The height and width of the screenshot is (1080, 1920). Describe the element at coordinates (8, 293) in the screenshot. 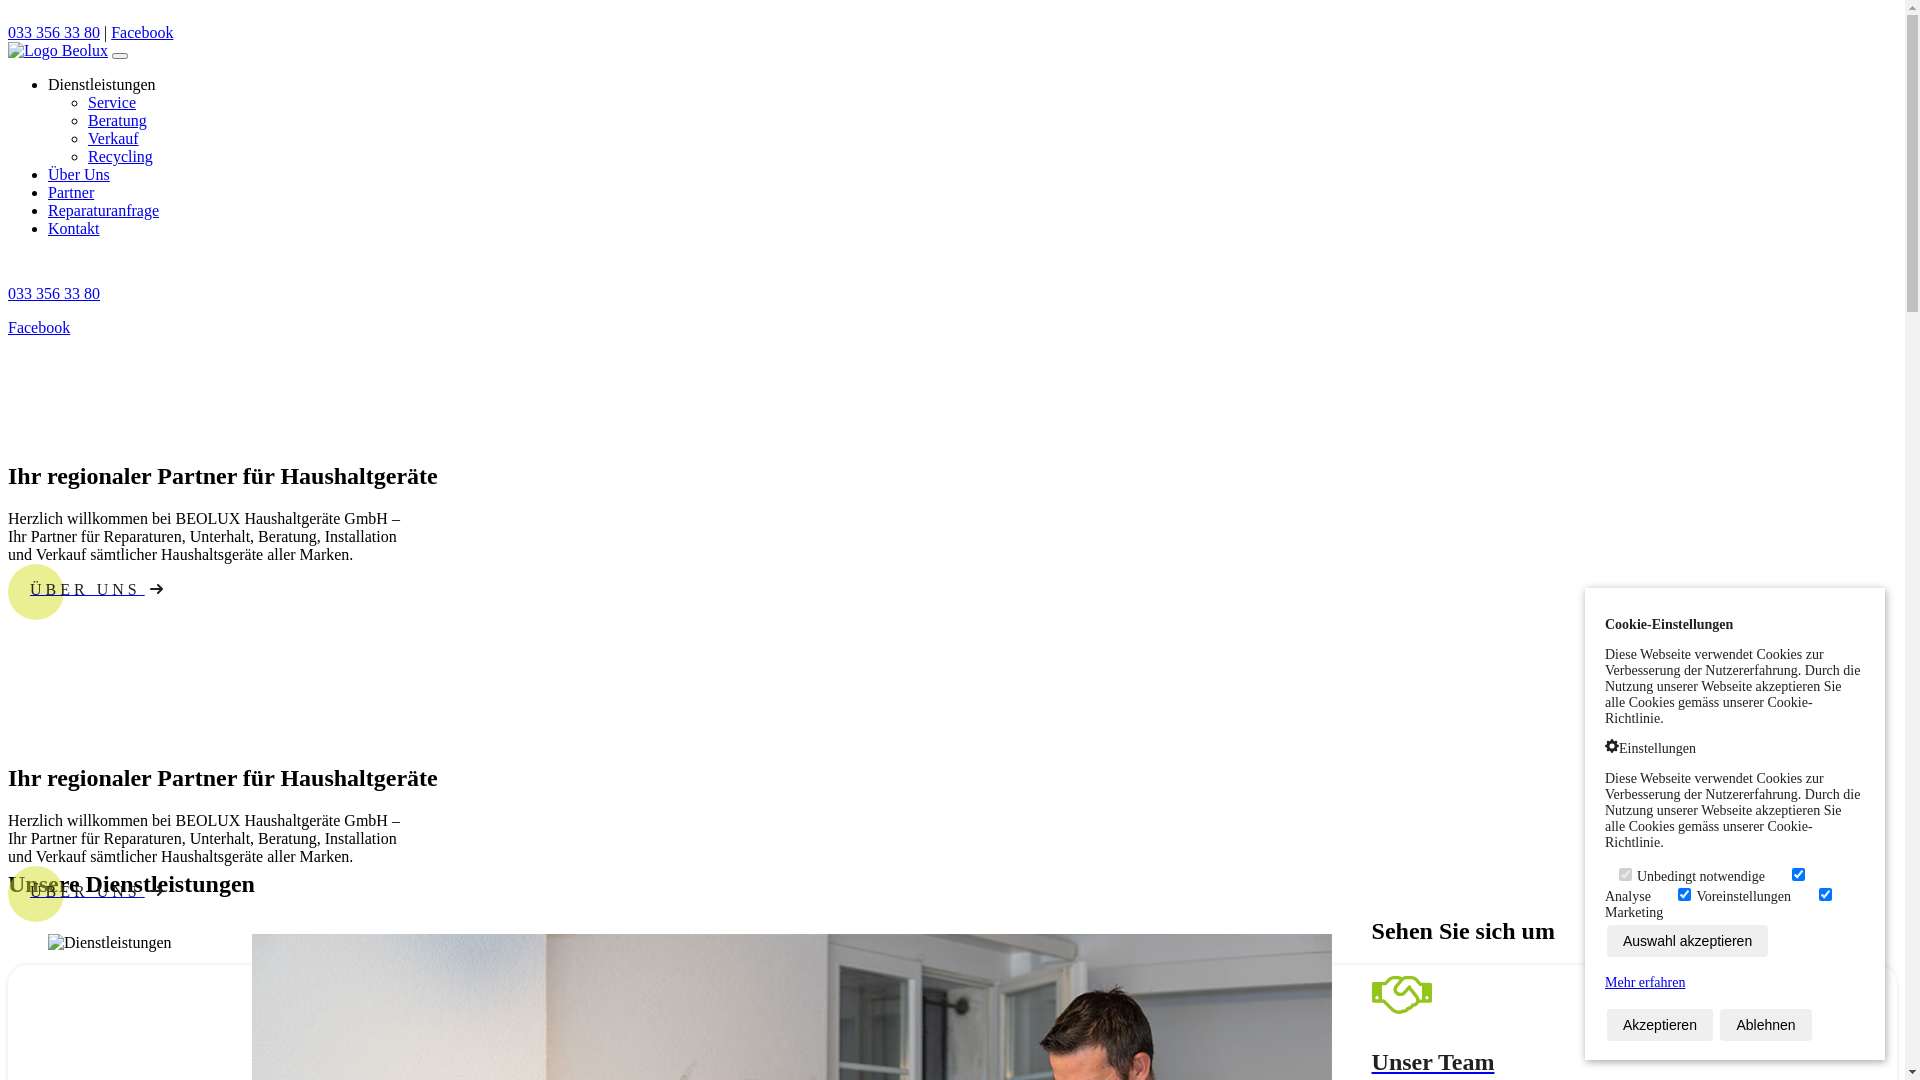

I see `'033 356 33 80'` at that location.